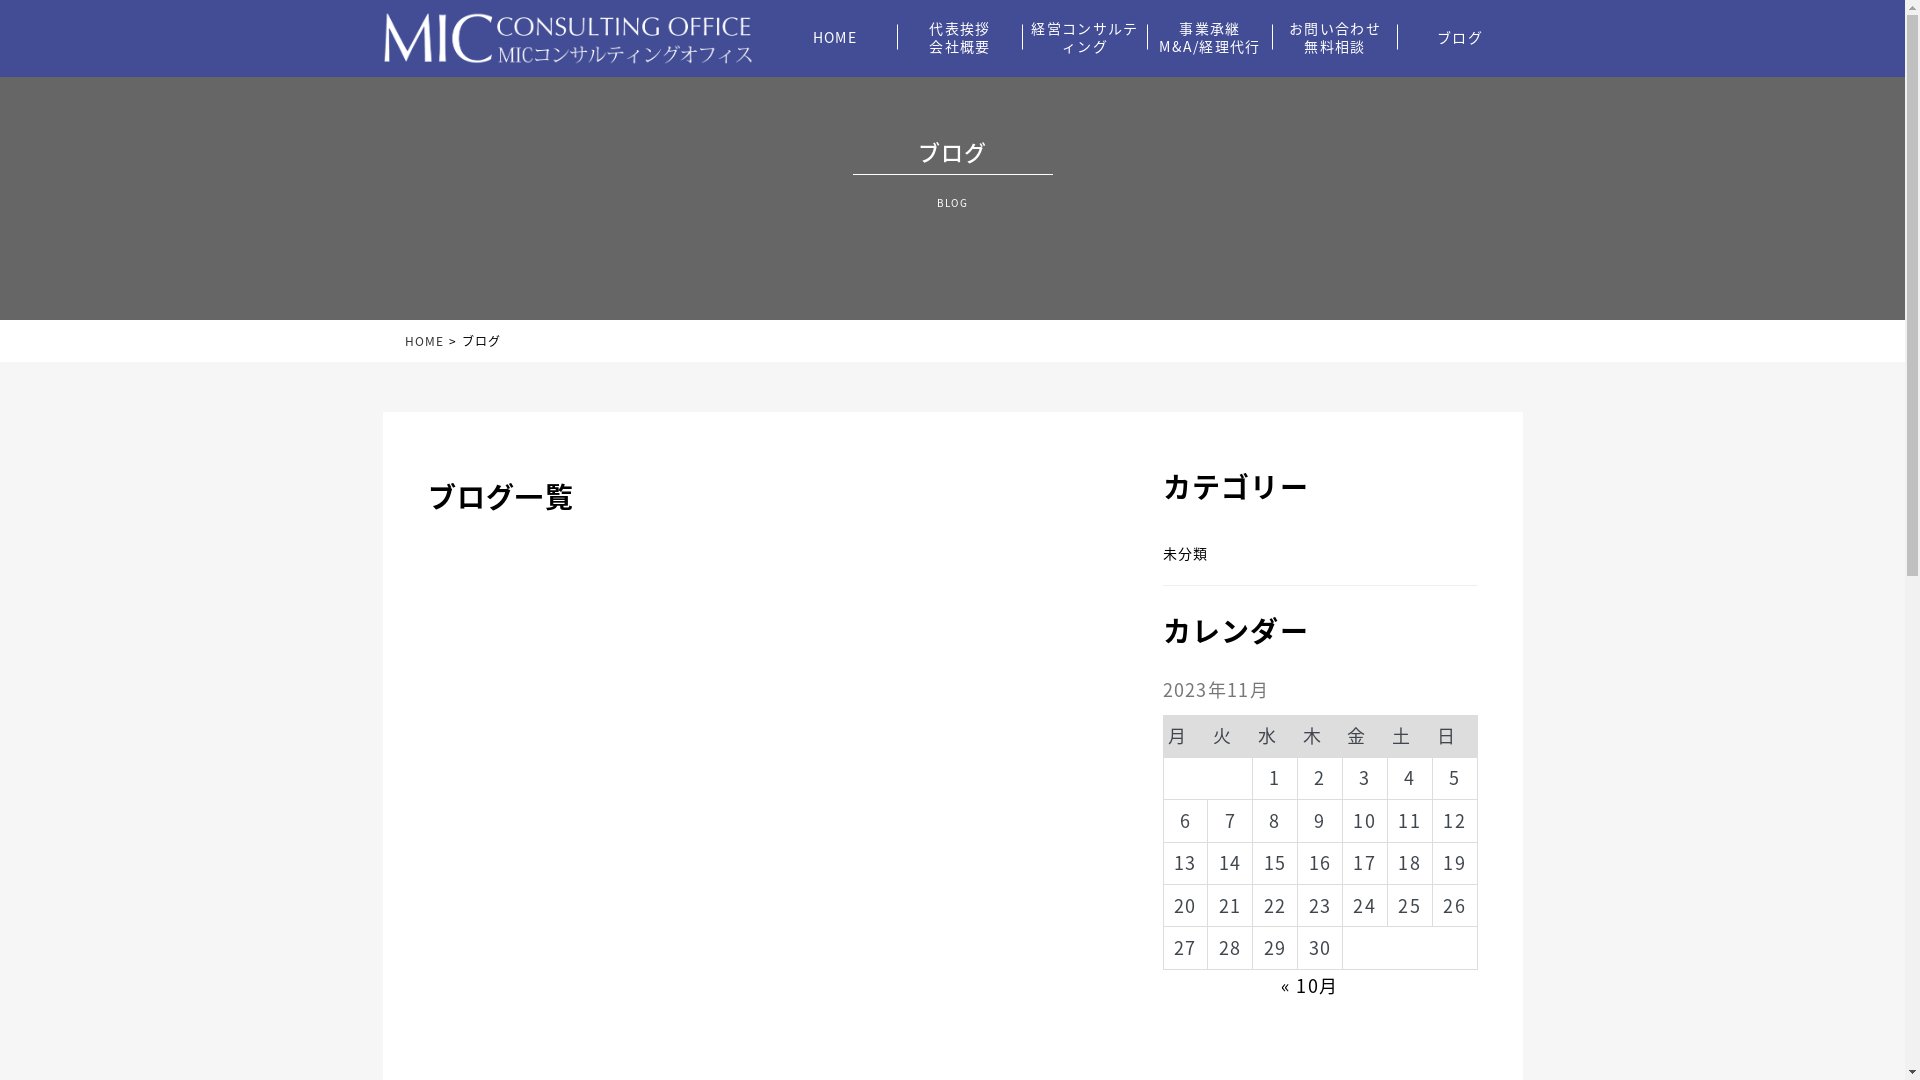  What do you see at coordinates (771, 37) in the screenshot?
I see `'HOME'` at bounding box center [771, 37].